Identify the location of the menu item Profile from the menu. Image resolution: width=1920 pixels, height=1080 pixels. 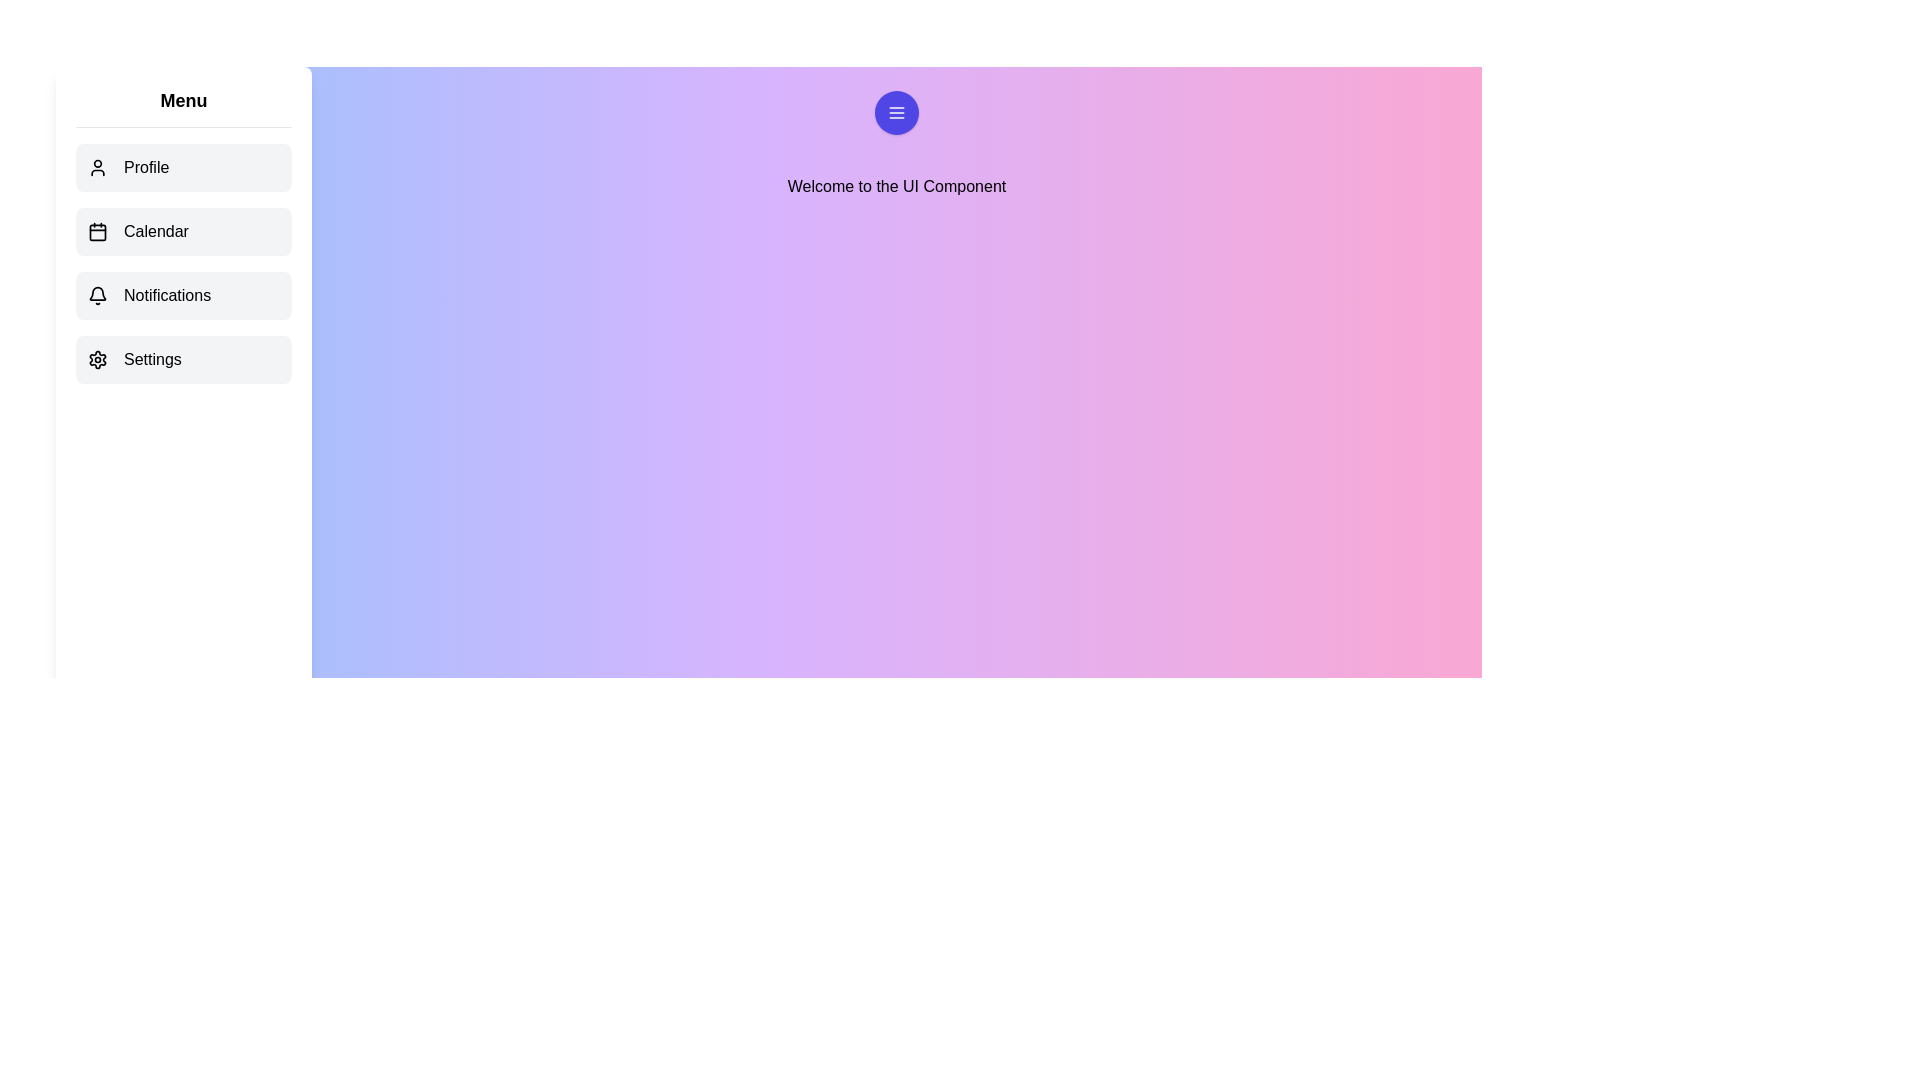
(183, 167).